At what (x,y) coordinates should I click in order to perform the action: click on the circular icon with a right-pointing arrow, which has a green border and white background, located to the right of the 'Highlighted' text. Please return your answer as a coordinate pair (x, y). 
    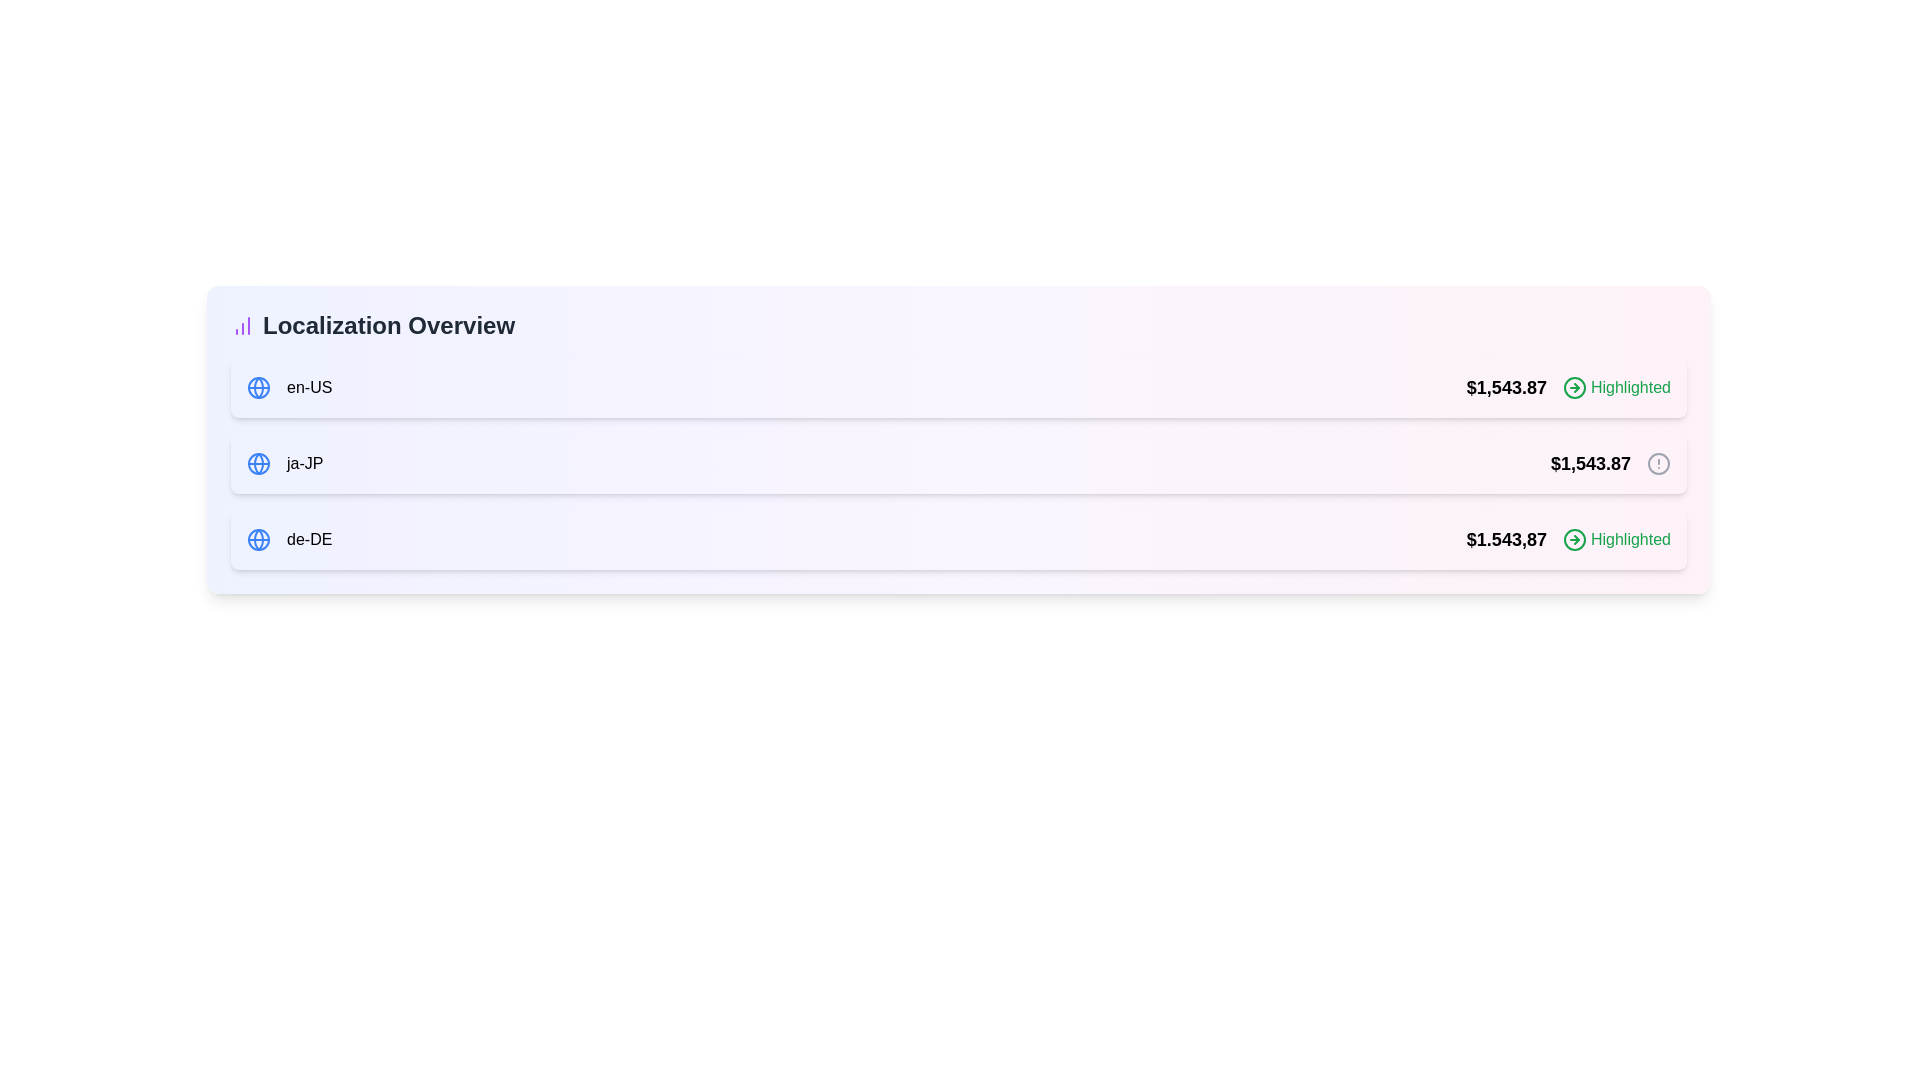
    Looking at the image, I should click on (1573, 388).